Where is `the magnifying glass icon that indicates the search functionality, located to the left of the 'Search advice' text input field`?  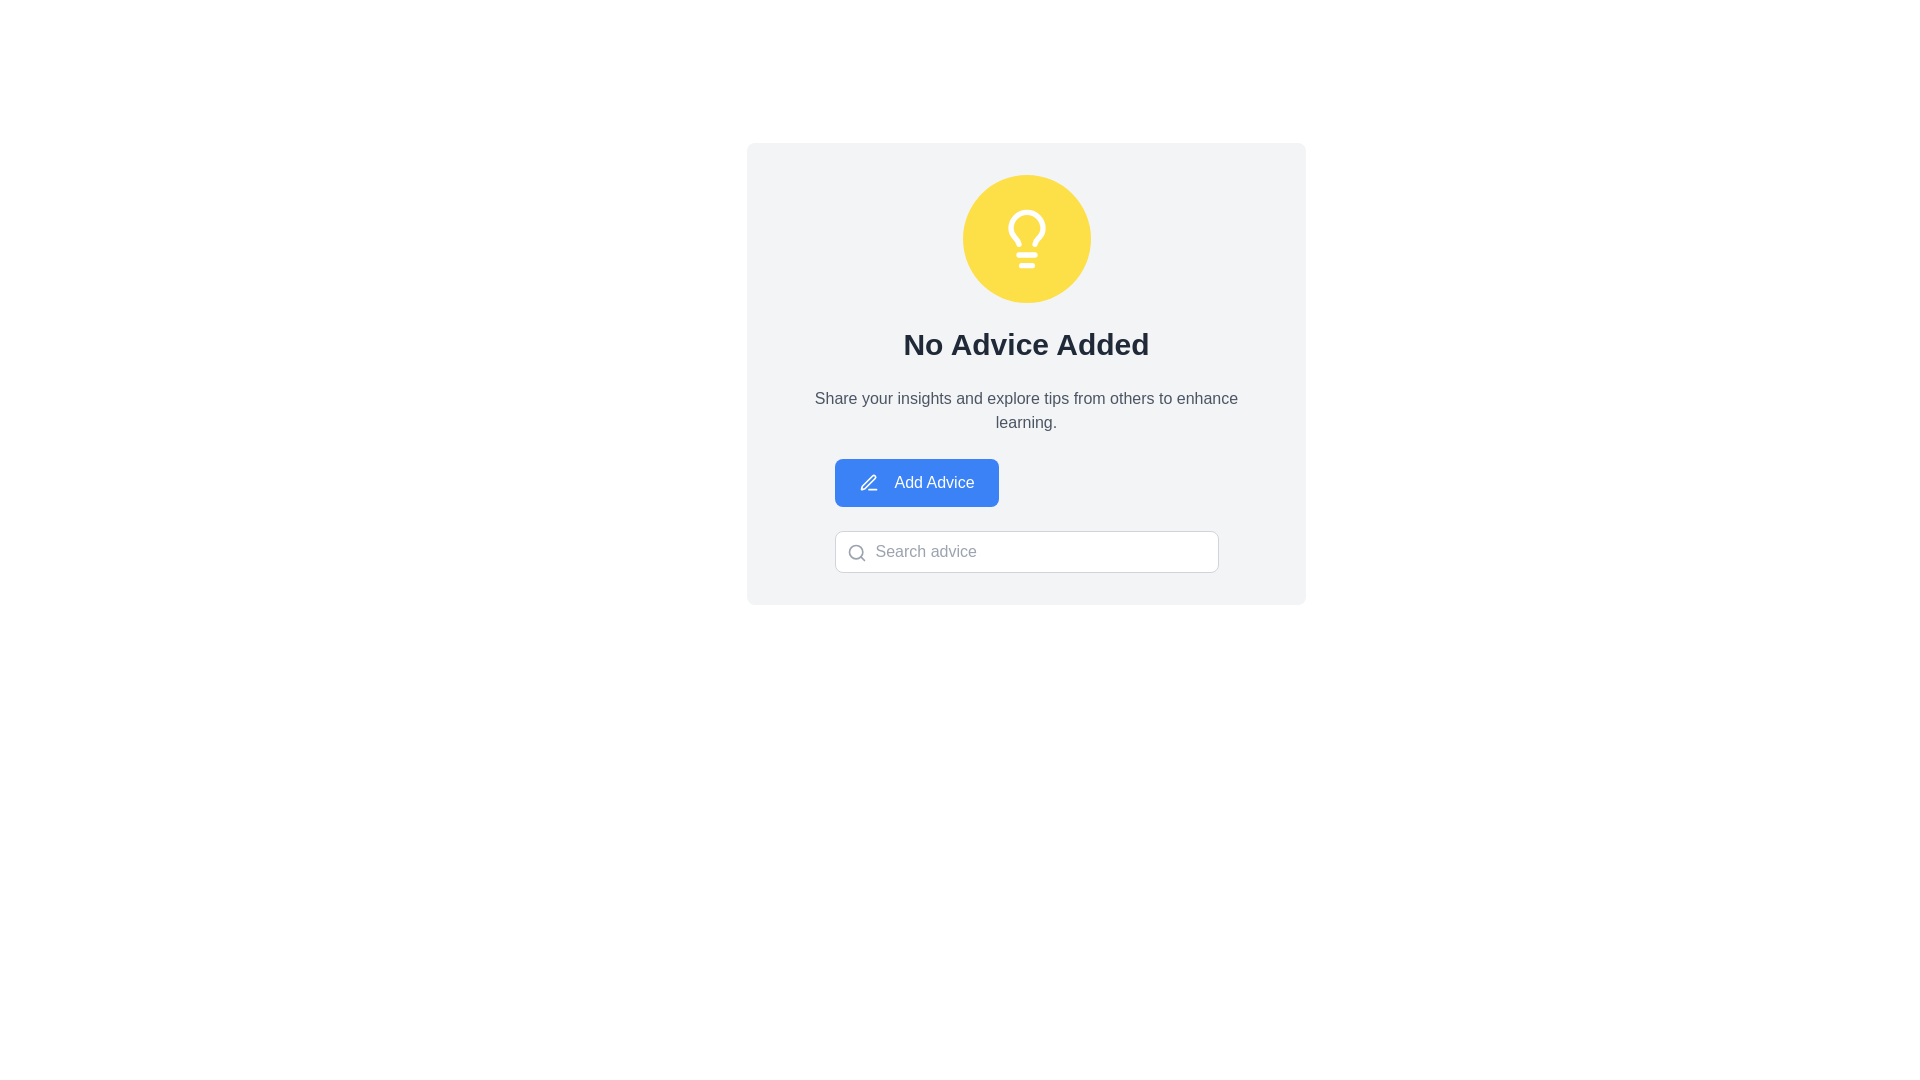
the magnifying glass icon that indicates the search functionality, located to the left of the 'Search advice' text input field is located at coordinates (856, 552).